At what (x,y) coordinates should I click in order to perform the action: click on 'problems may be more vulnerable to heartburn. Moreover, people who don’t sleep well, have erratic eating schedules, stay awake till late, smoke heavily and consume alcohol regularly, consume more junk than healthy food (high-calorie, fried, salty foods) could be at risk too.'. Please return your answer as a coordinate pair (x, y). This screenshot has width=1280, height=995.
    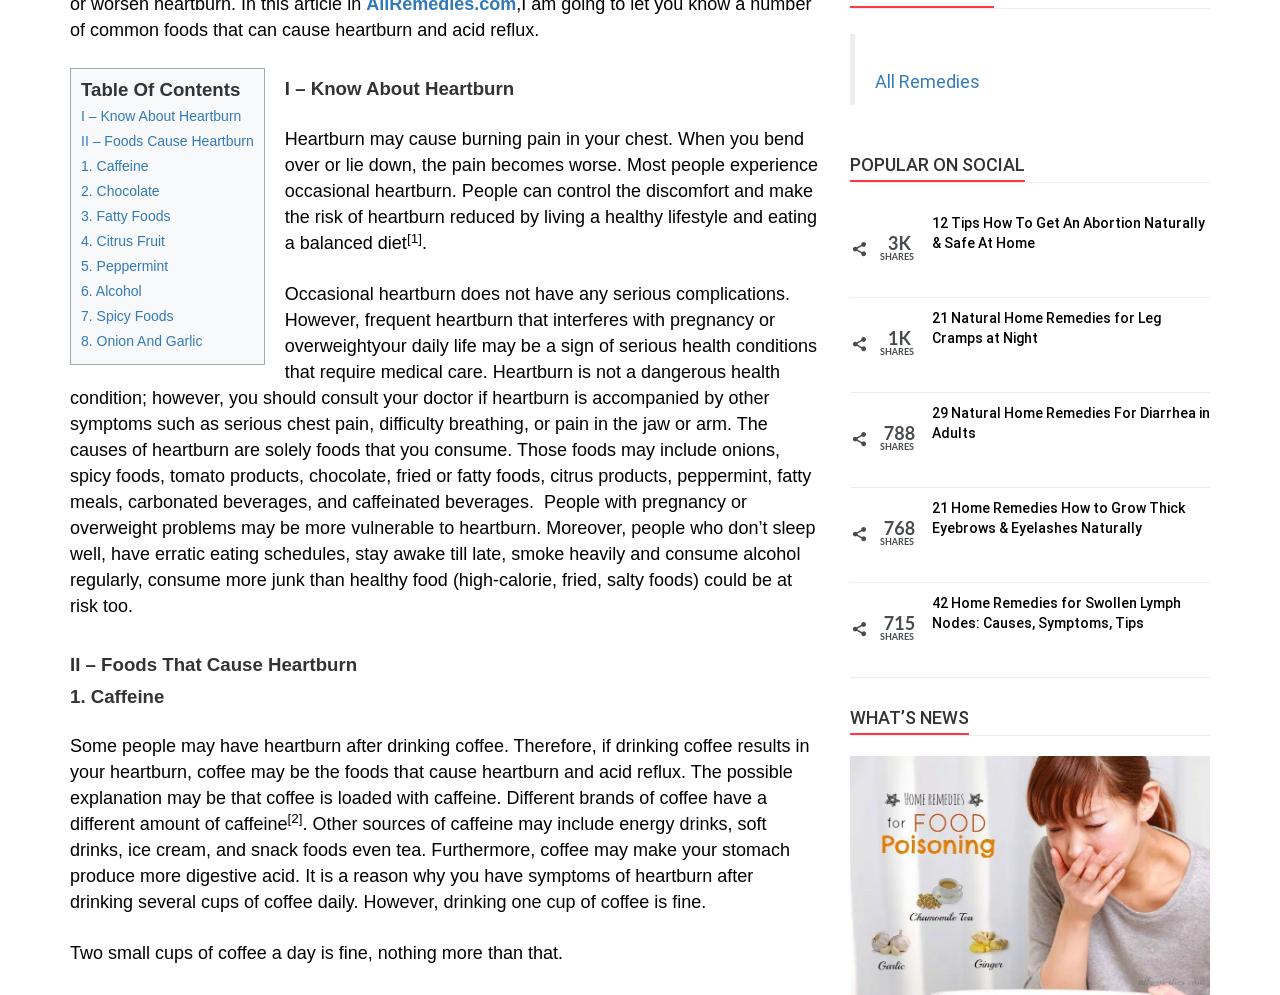
    Looking at the image, I should click on (441, 566).